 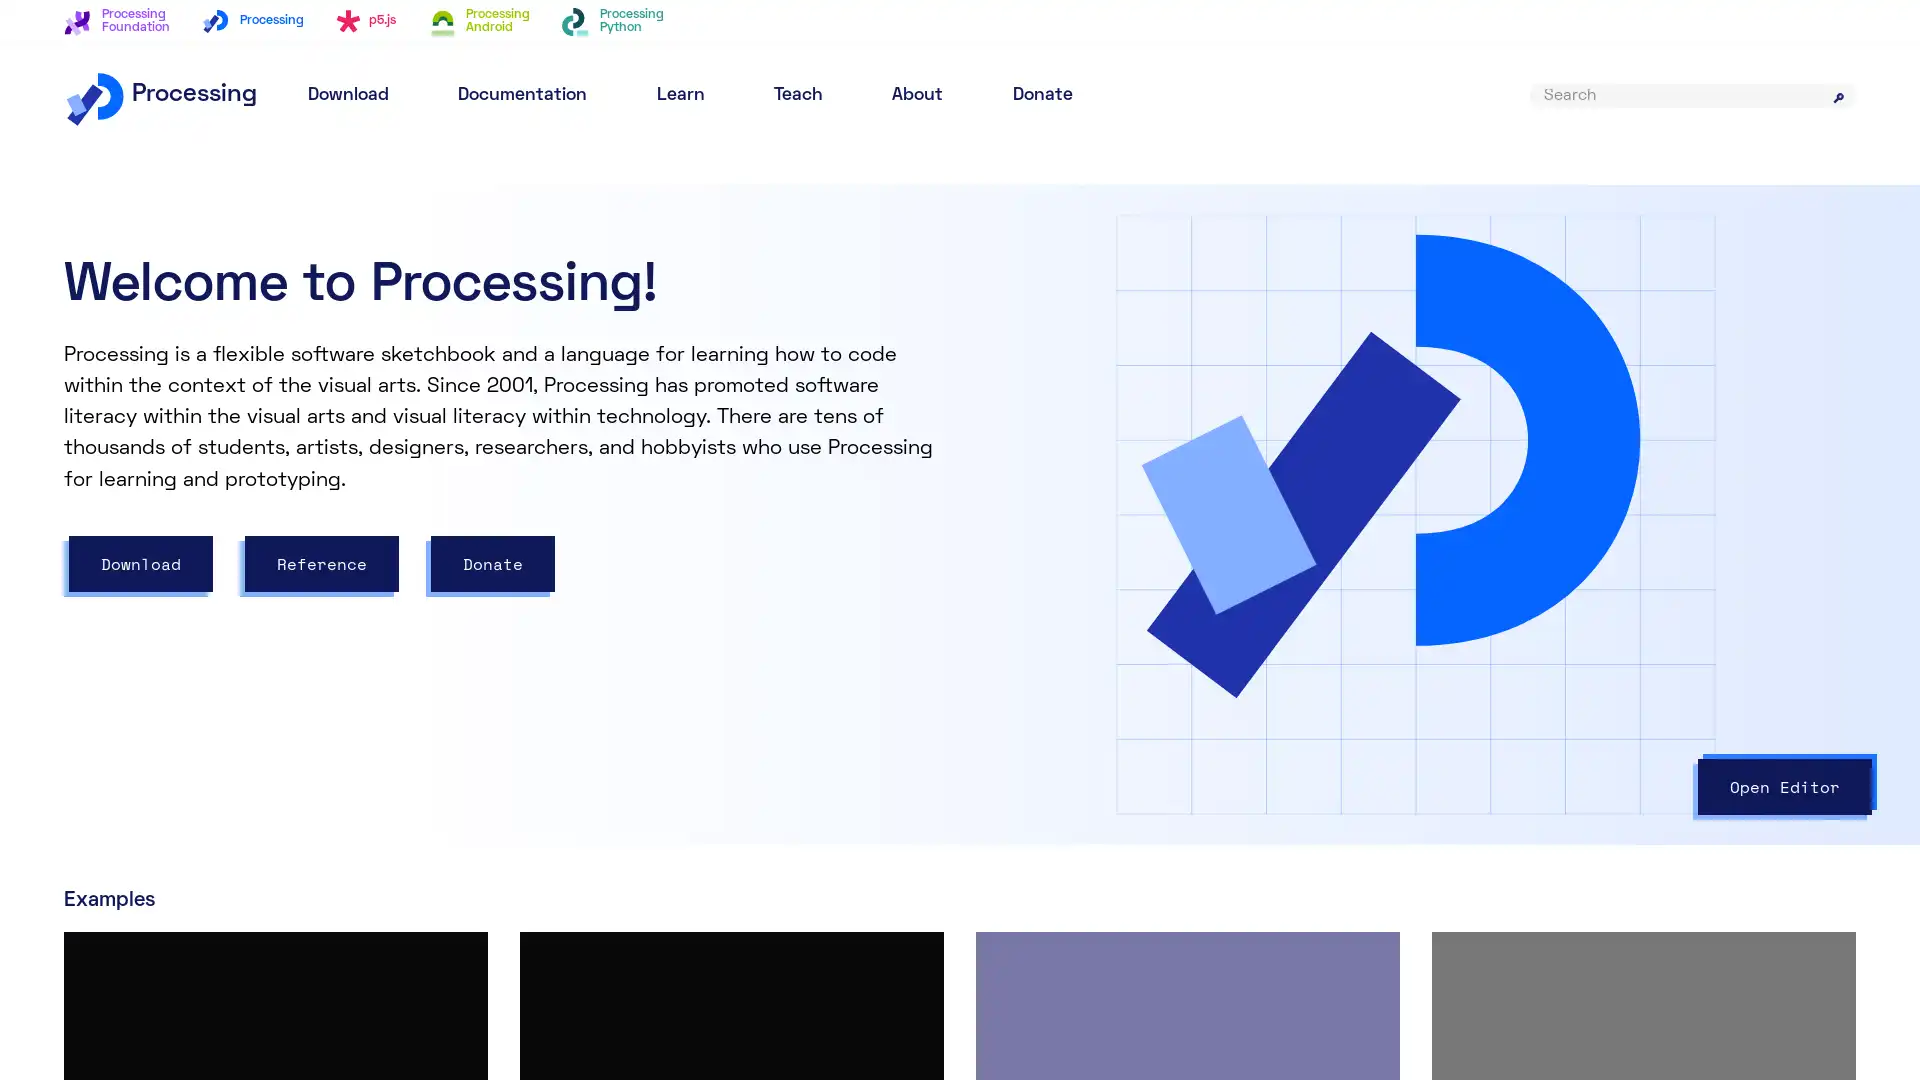 I want to click on change position, so click(x=1255, y=685).